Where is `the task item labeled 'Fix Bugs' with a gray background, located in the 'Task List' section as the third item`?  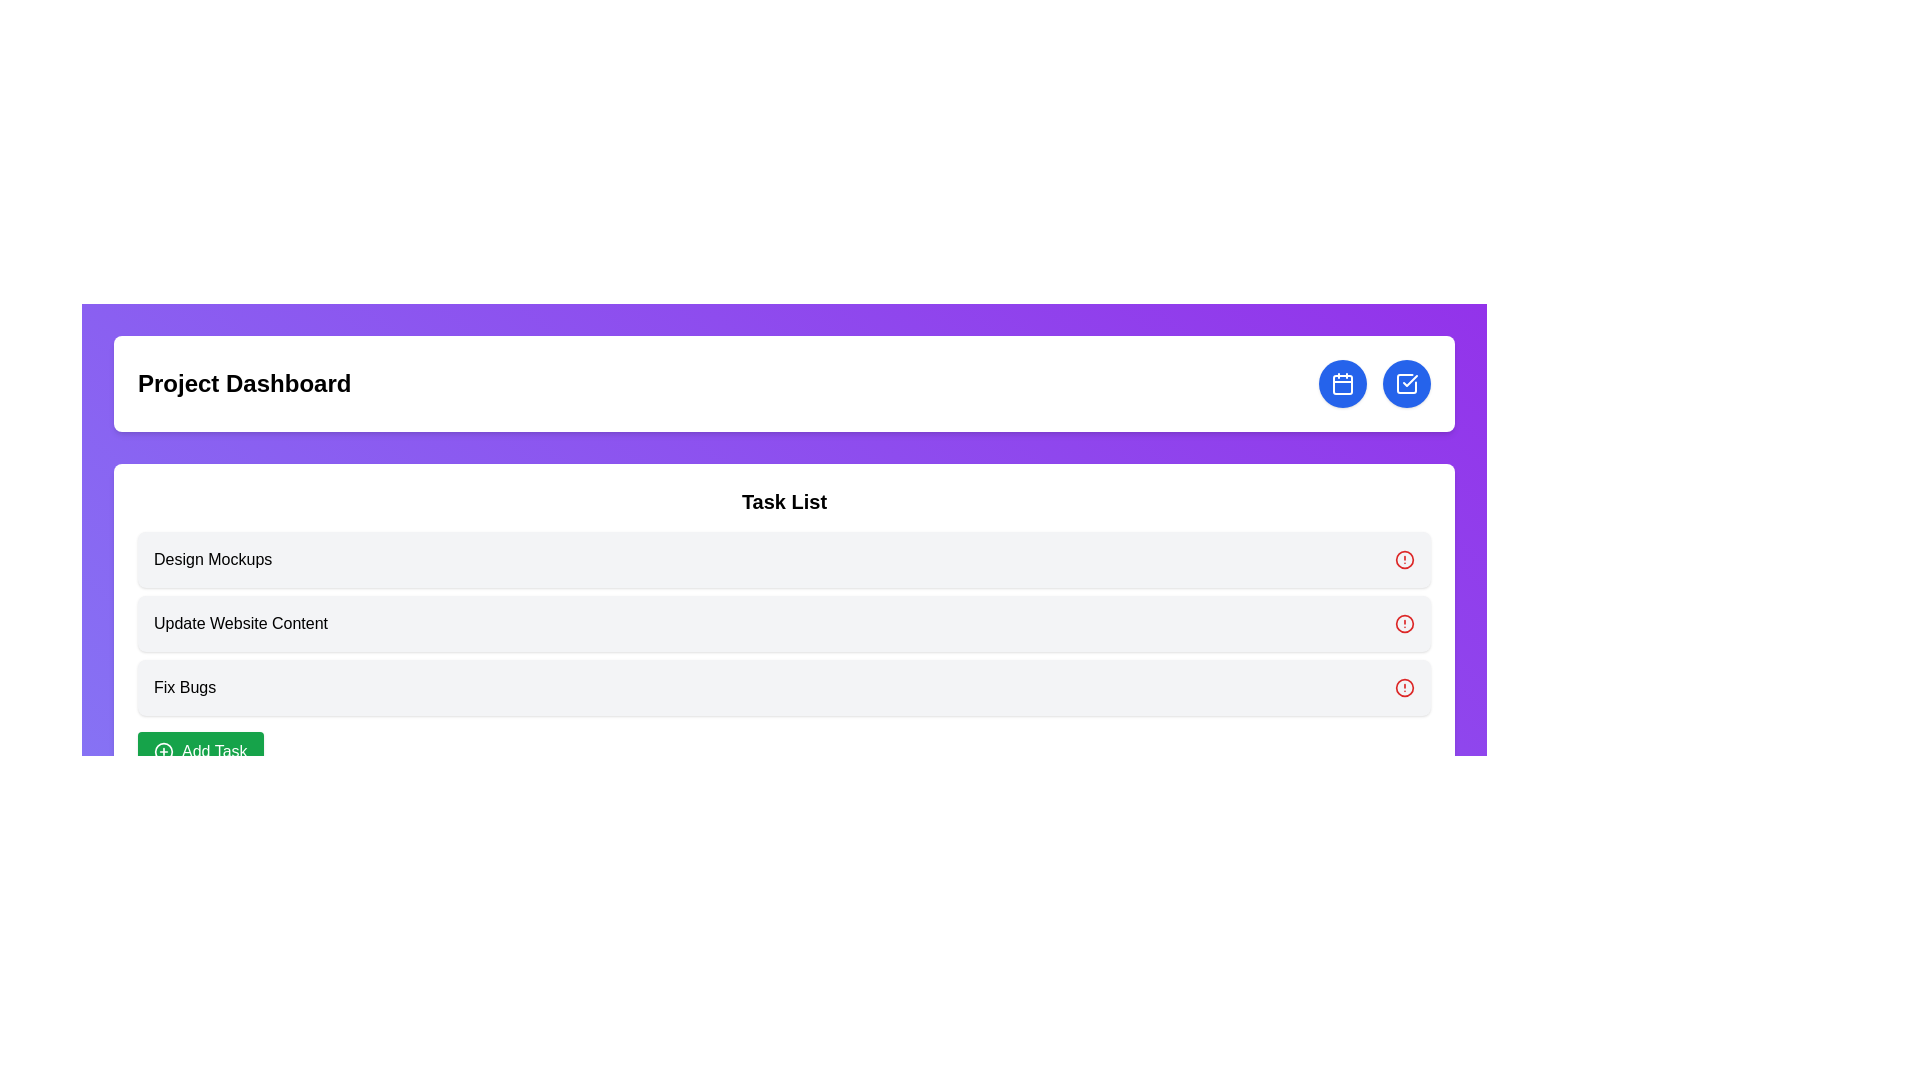 the task item labeled 'Fix Bugs' with a gray background, located in the 'Task List' section as the third item is located at coordinates (783, 686).